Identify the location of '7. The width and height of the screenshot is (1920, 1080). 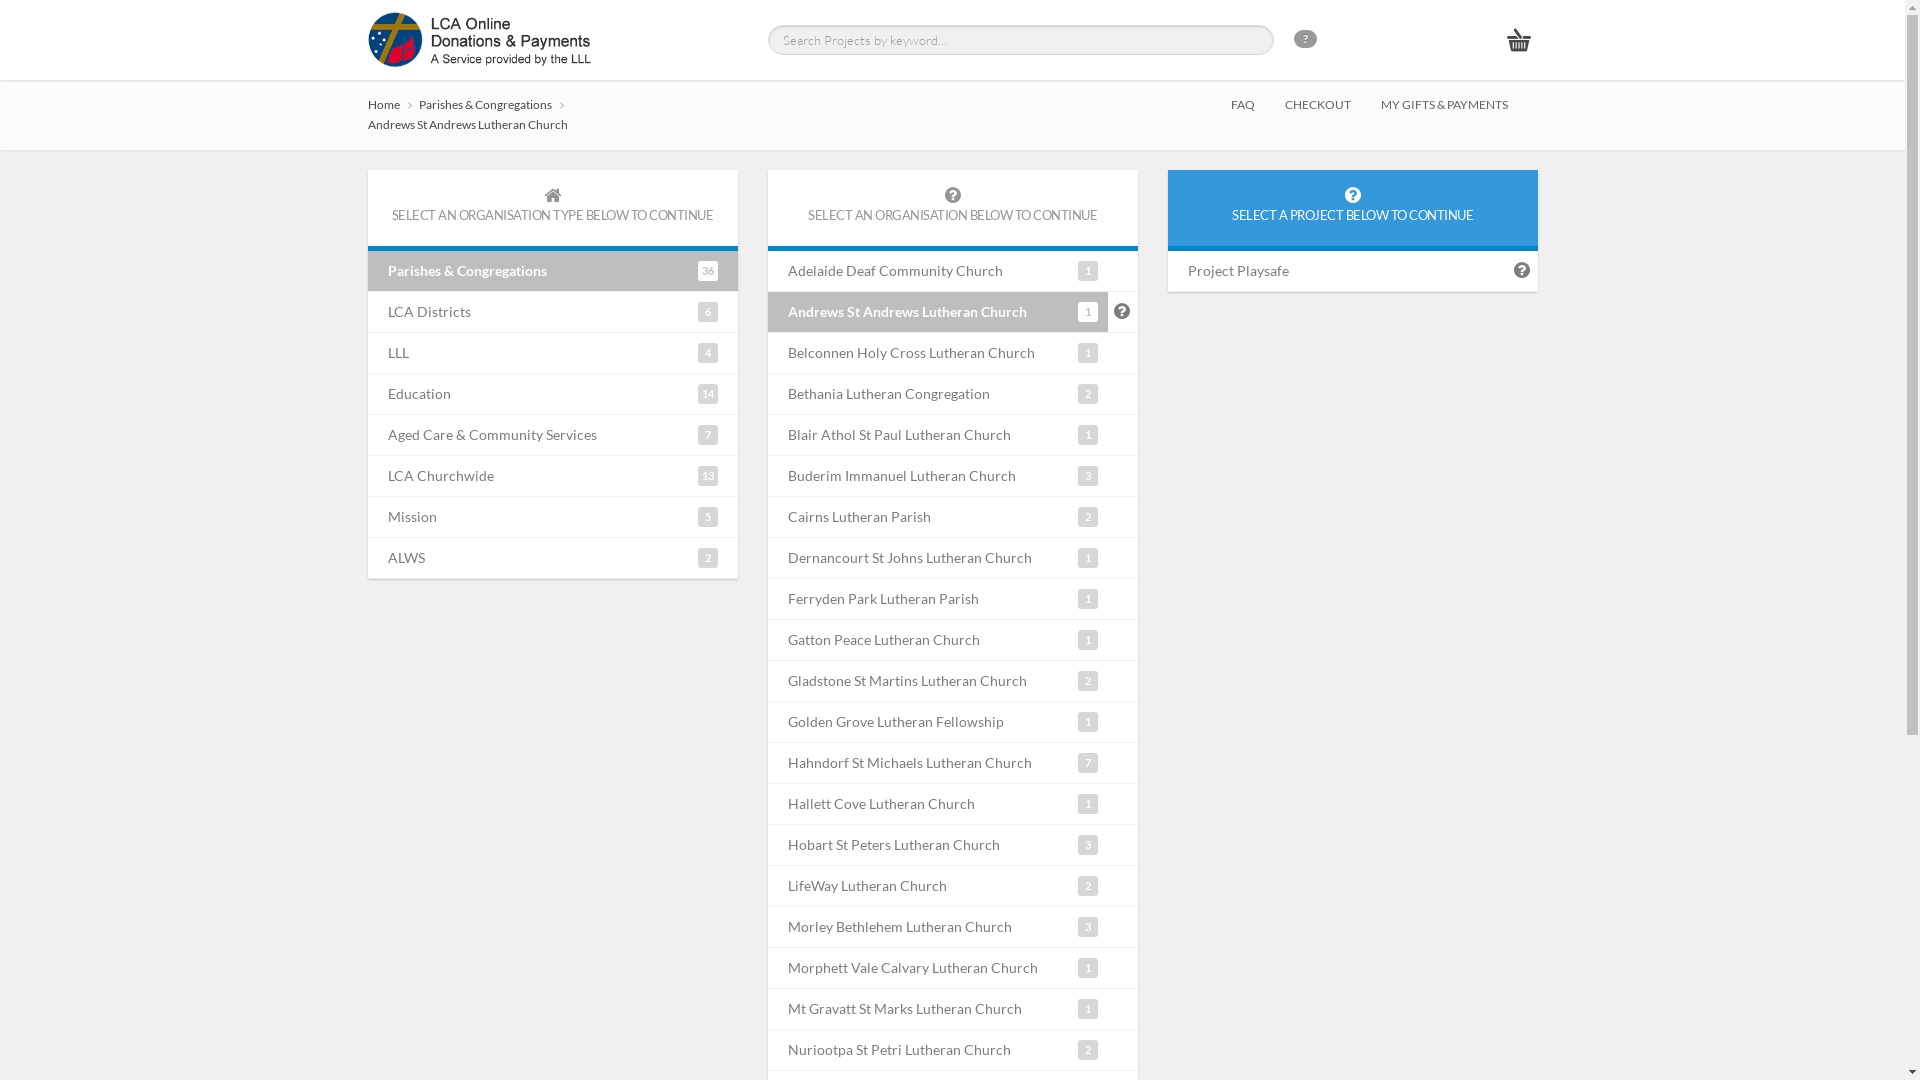
(936, 763).